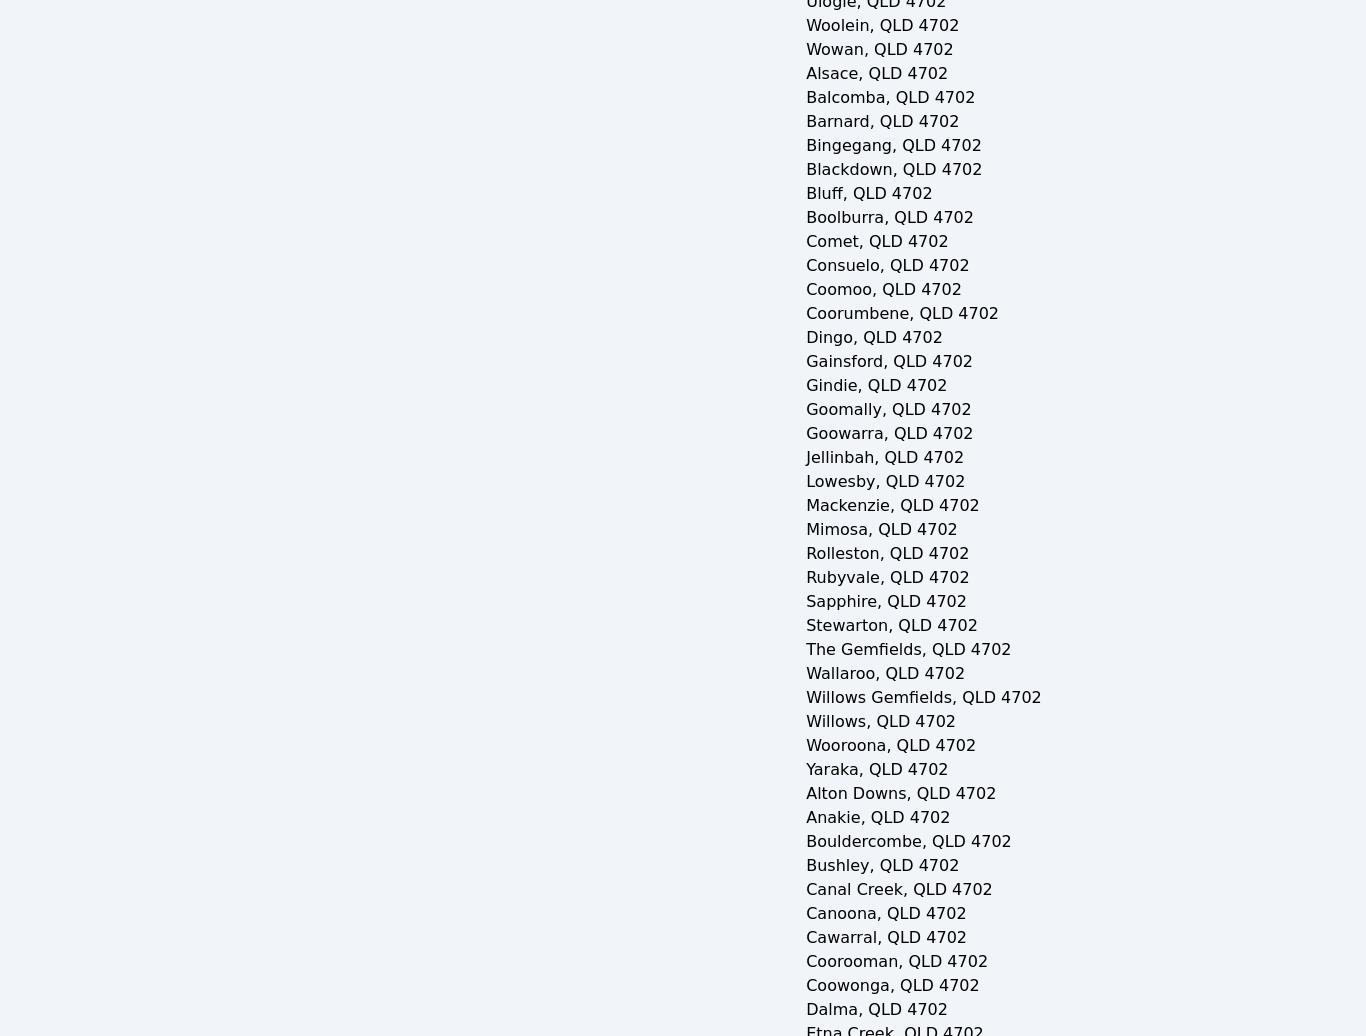 The height and width of the screenshot is (1036, 1366). Describe the element at coordinates (804, 433) in the screenshot. I see `'Goowarra, QLD 4702'` at that location.